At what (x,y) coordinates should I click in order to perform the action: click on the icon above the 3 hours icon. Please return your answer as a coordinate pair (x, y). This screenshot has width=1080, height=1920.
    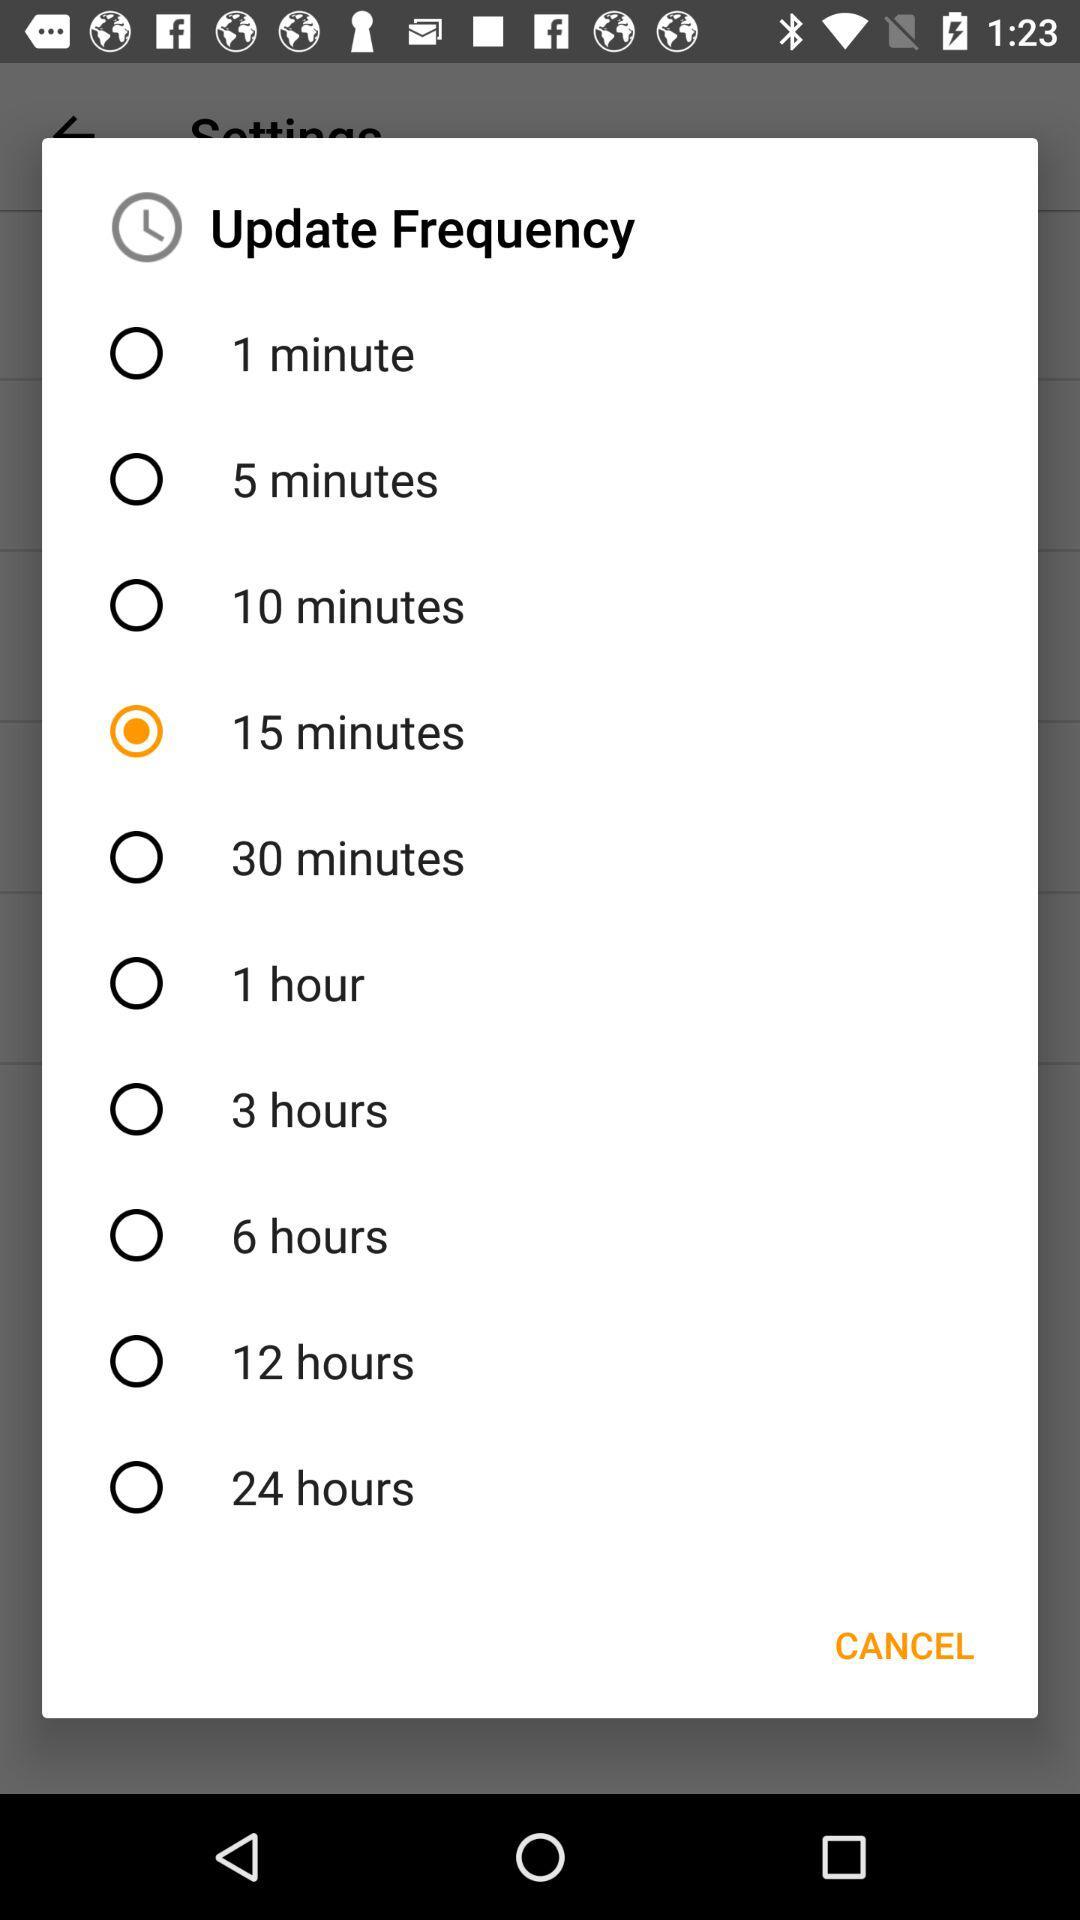
    Looking at the image, I should click on (540, 983).